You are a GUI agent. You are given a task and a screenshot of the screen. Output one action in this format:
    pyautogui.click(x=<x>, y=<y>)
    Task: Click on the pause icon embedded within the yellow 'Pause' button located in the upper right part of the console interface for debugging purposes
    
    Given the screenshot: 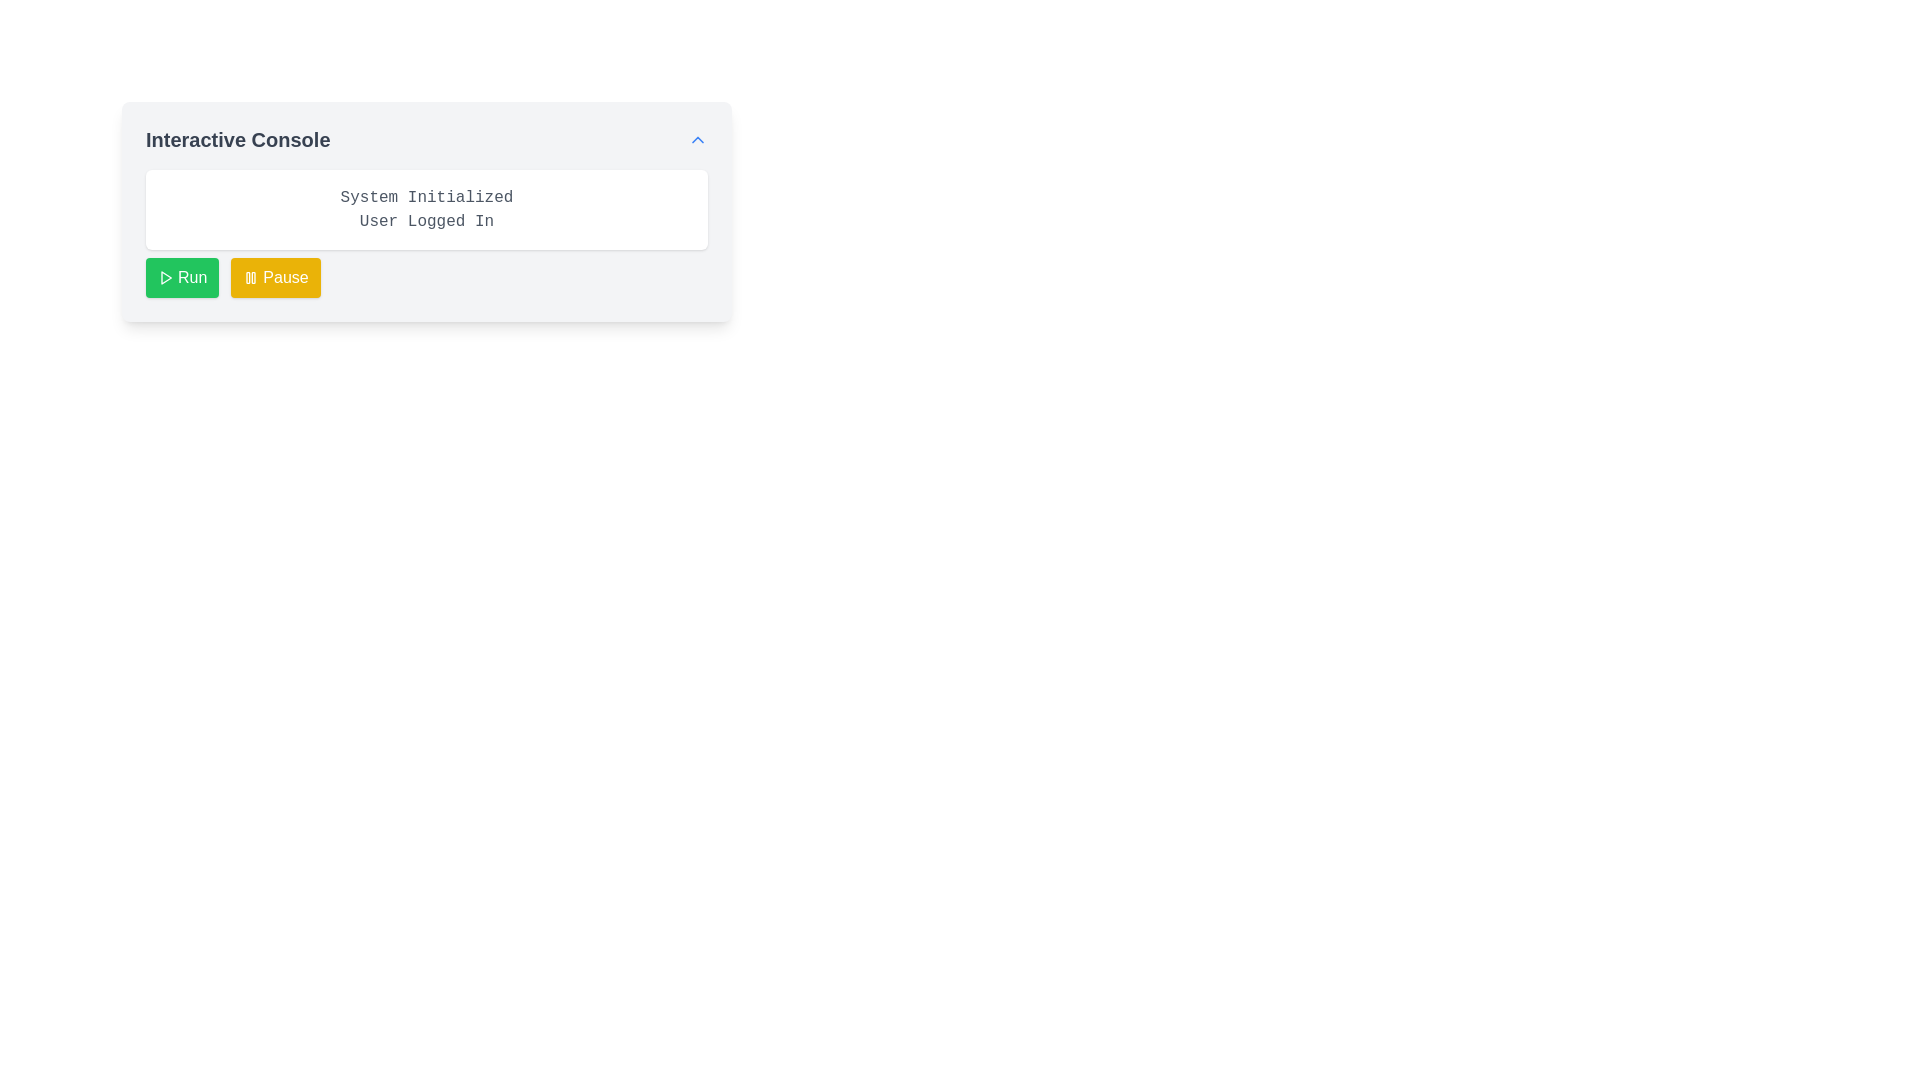 What is the action you would take?
    pyautogui.click(x=250, y=277)
    